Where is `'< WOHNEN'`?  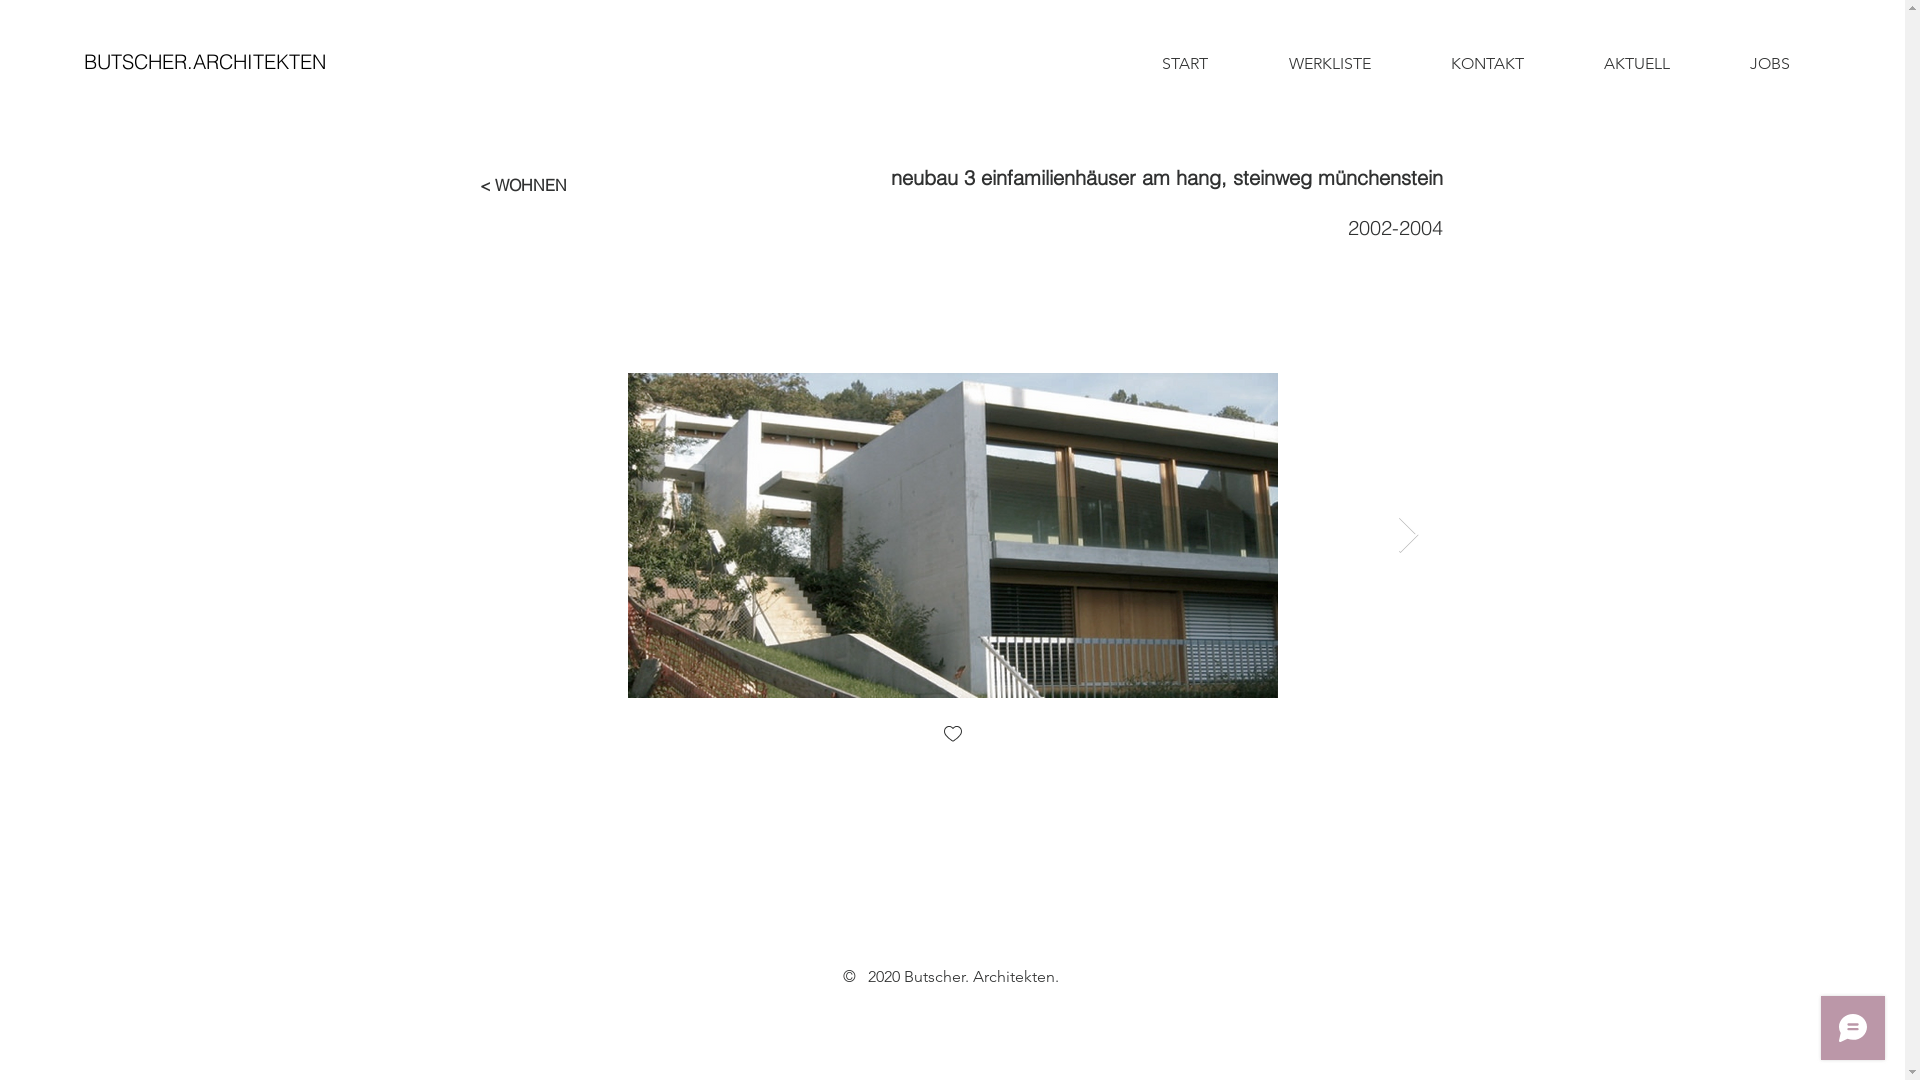 '< WOHNEN' is located at coordinates (523, 185).